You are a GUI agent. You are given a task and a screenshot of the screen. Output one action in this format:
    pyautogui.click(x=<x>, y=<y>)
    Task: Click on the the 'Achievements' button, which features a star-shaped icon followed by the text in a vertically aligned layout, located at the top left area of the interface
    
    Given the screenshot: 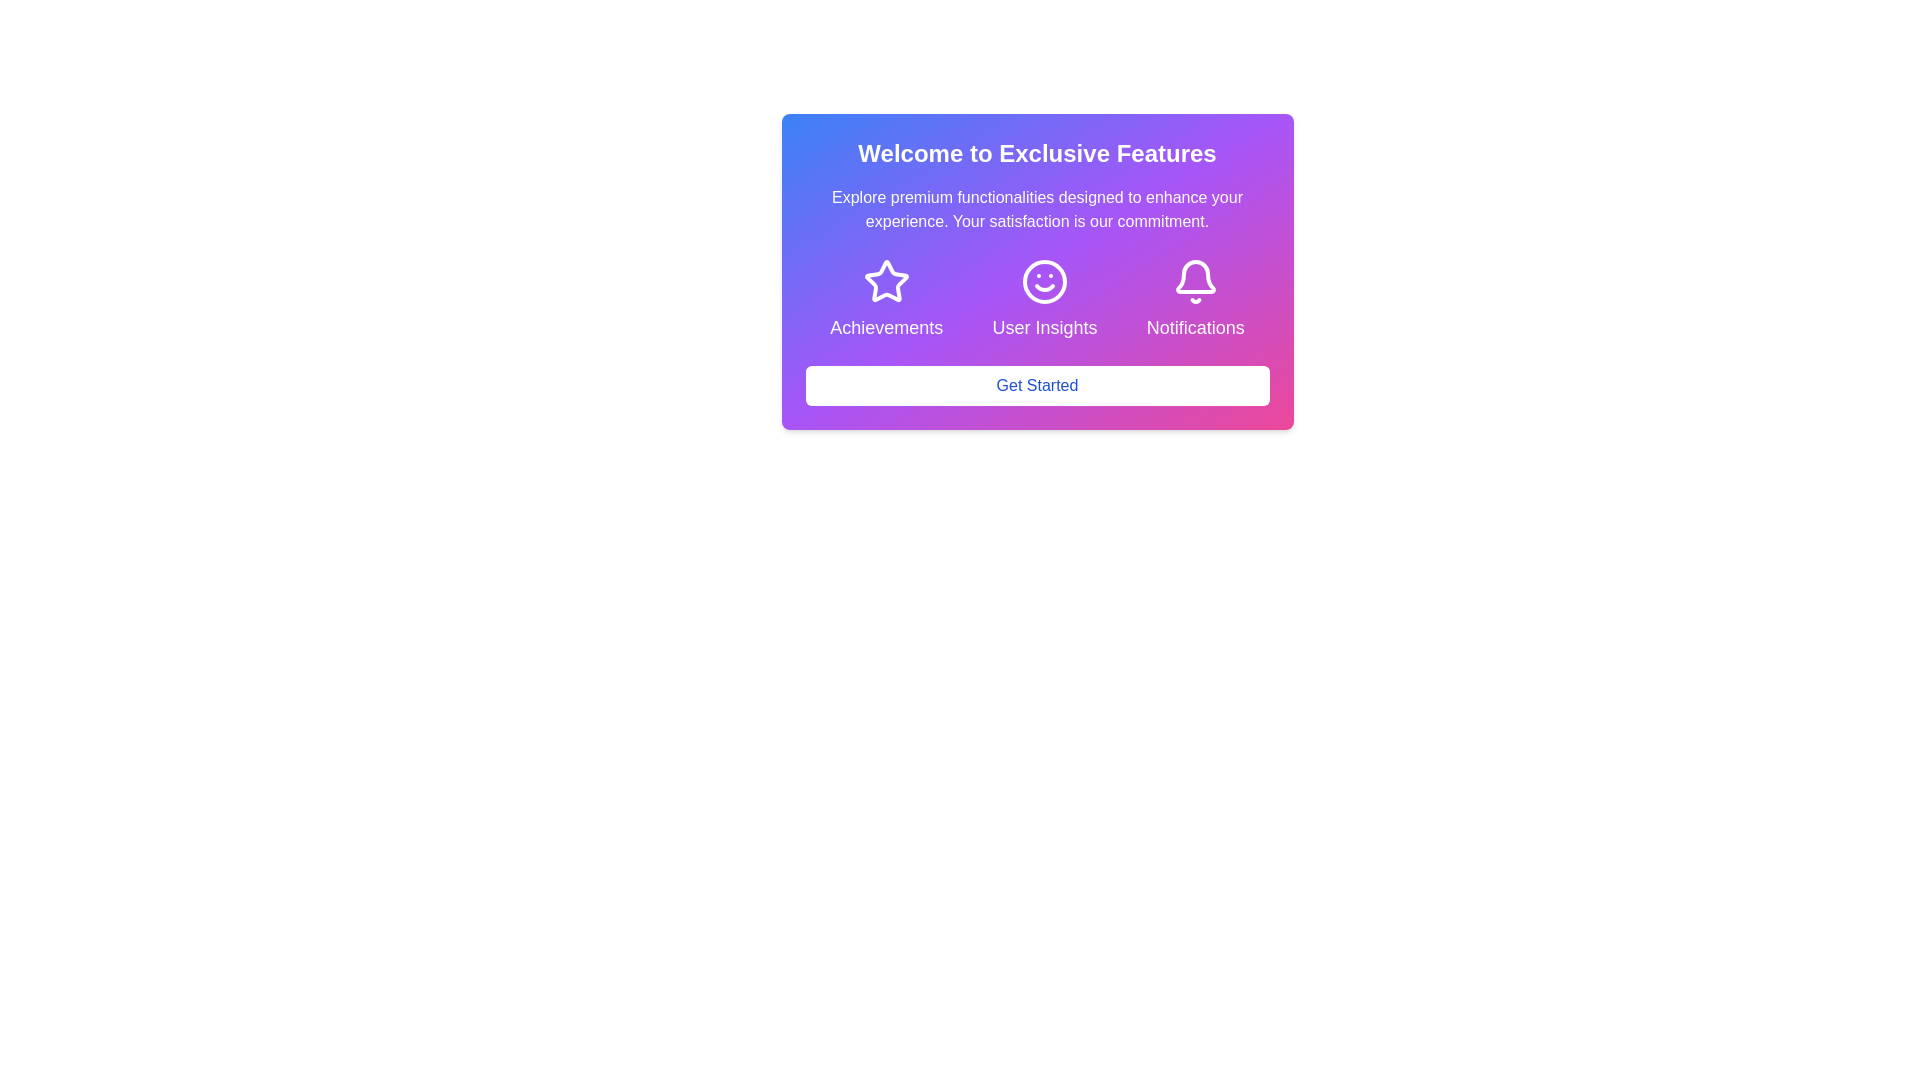 What is the action you would take?
    pyautogui.click(x=885, y=300)
    